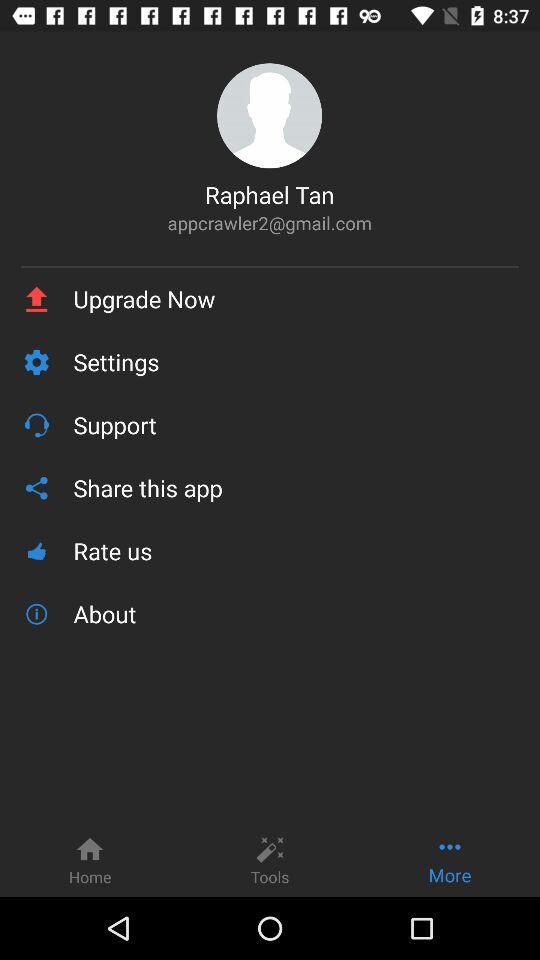 Image resolution: width=540 pixels, height=960 pixels. What do you see at coordinates (270, 265) in the screenshot?
I see `the icon below the appcrawler2@gmail.com icon` at bounding box center [270, 265].